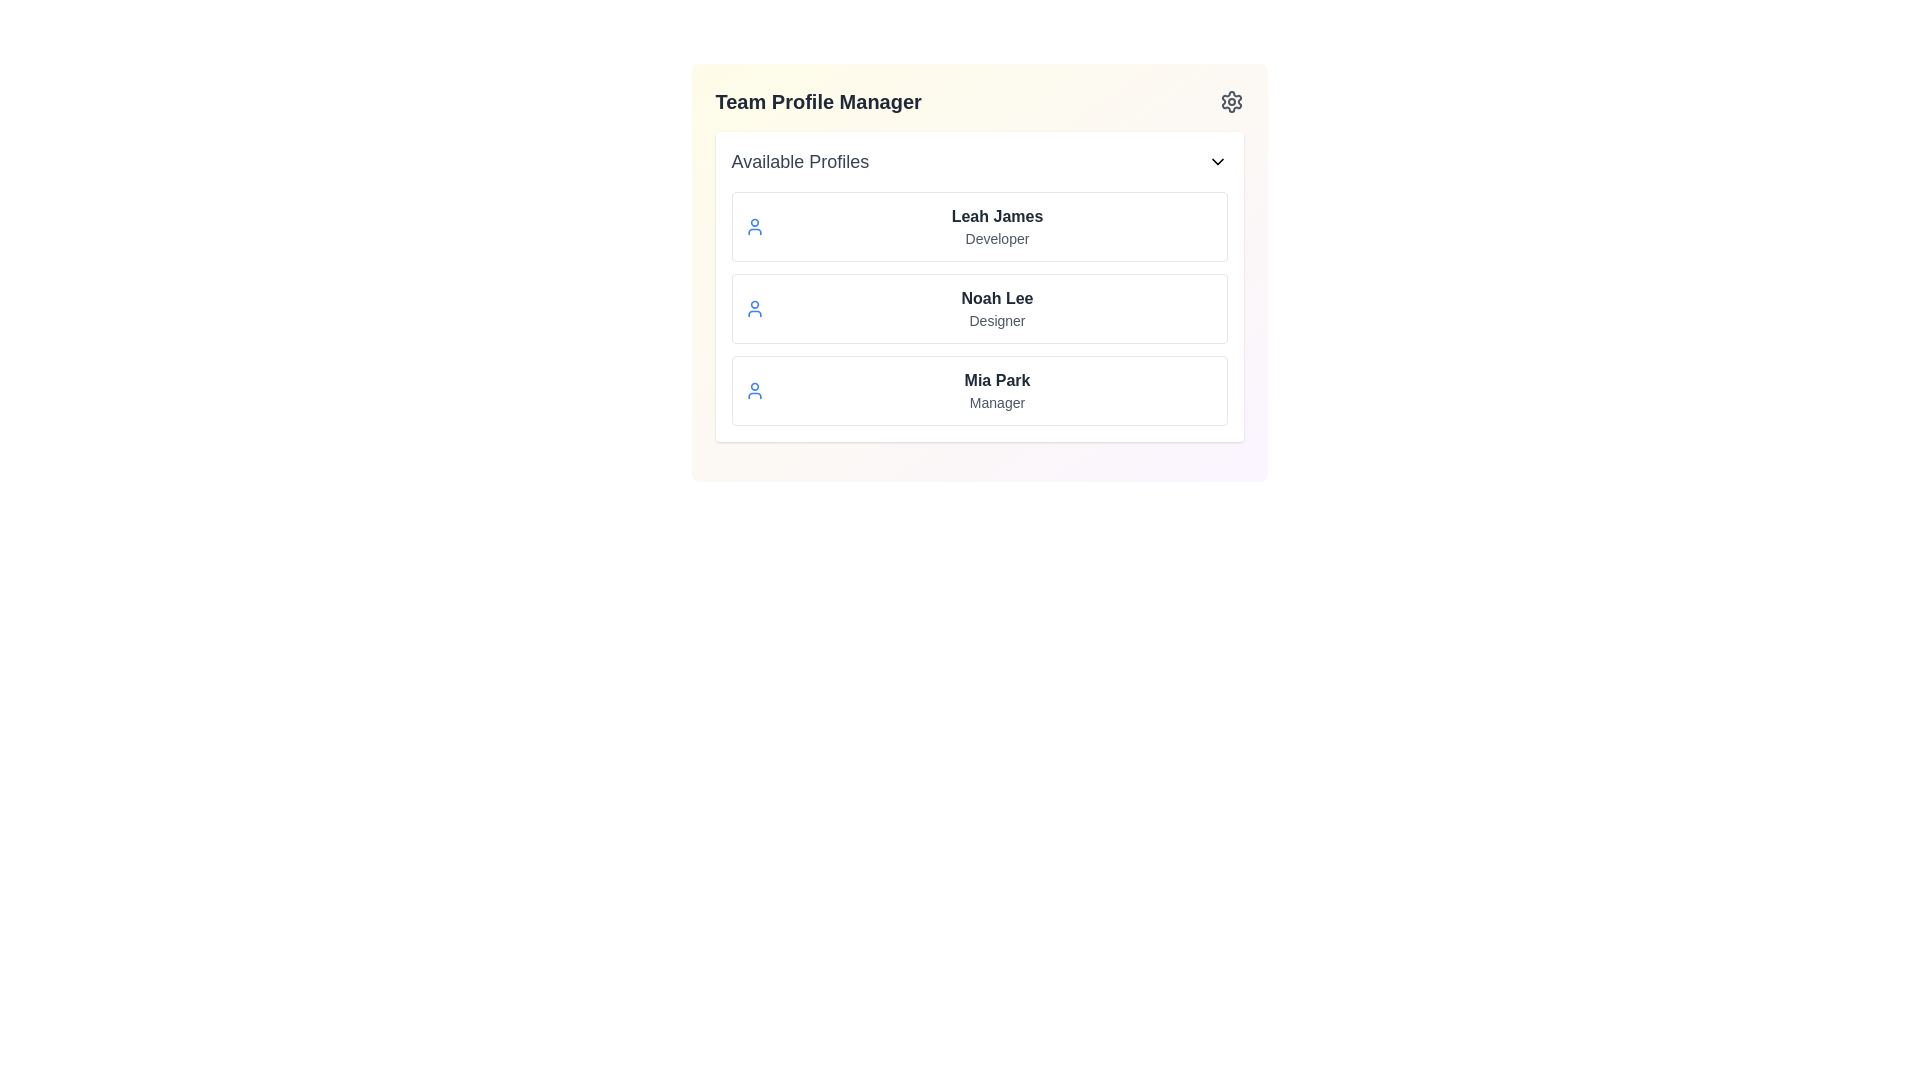  What do you see at coordinates (997, 381) in the screenshot?
I see `the profile entry containing the text label 'Mia Park' located in the 'Available Profiles' section of the 'Team Profile Manager' interface` at bounding box center [997, 381].